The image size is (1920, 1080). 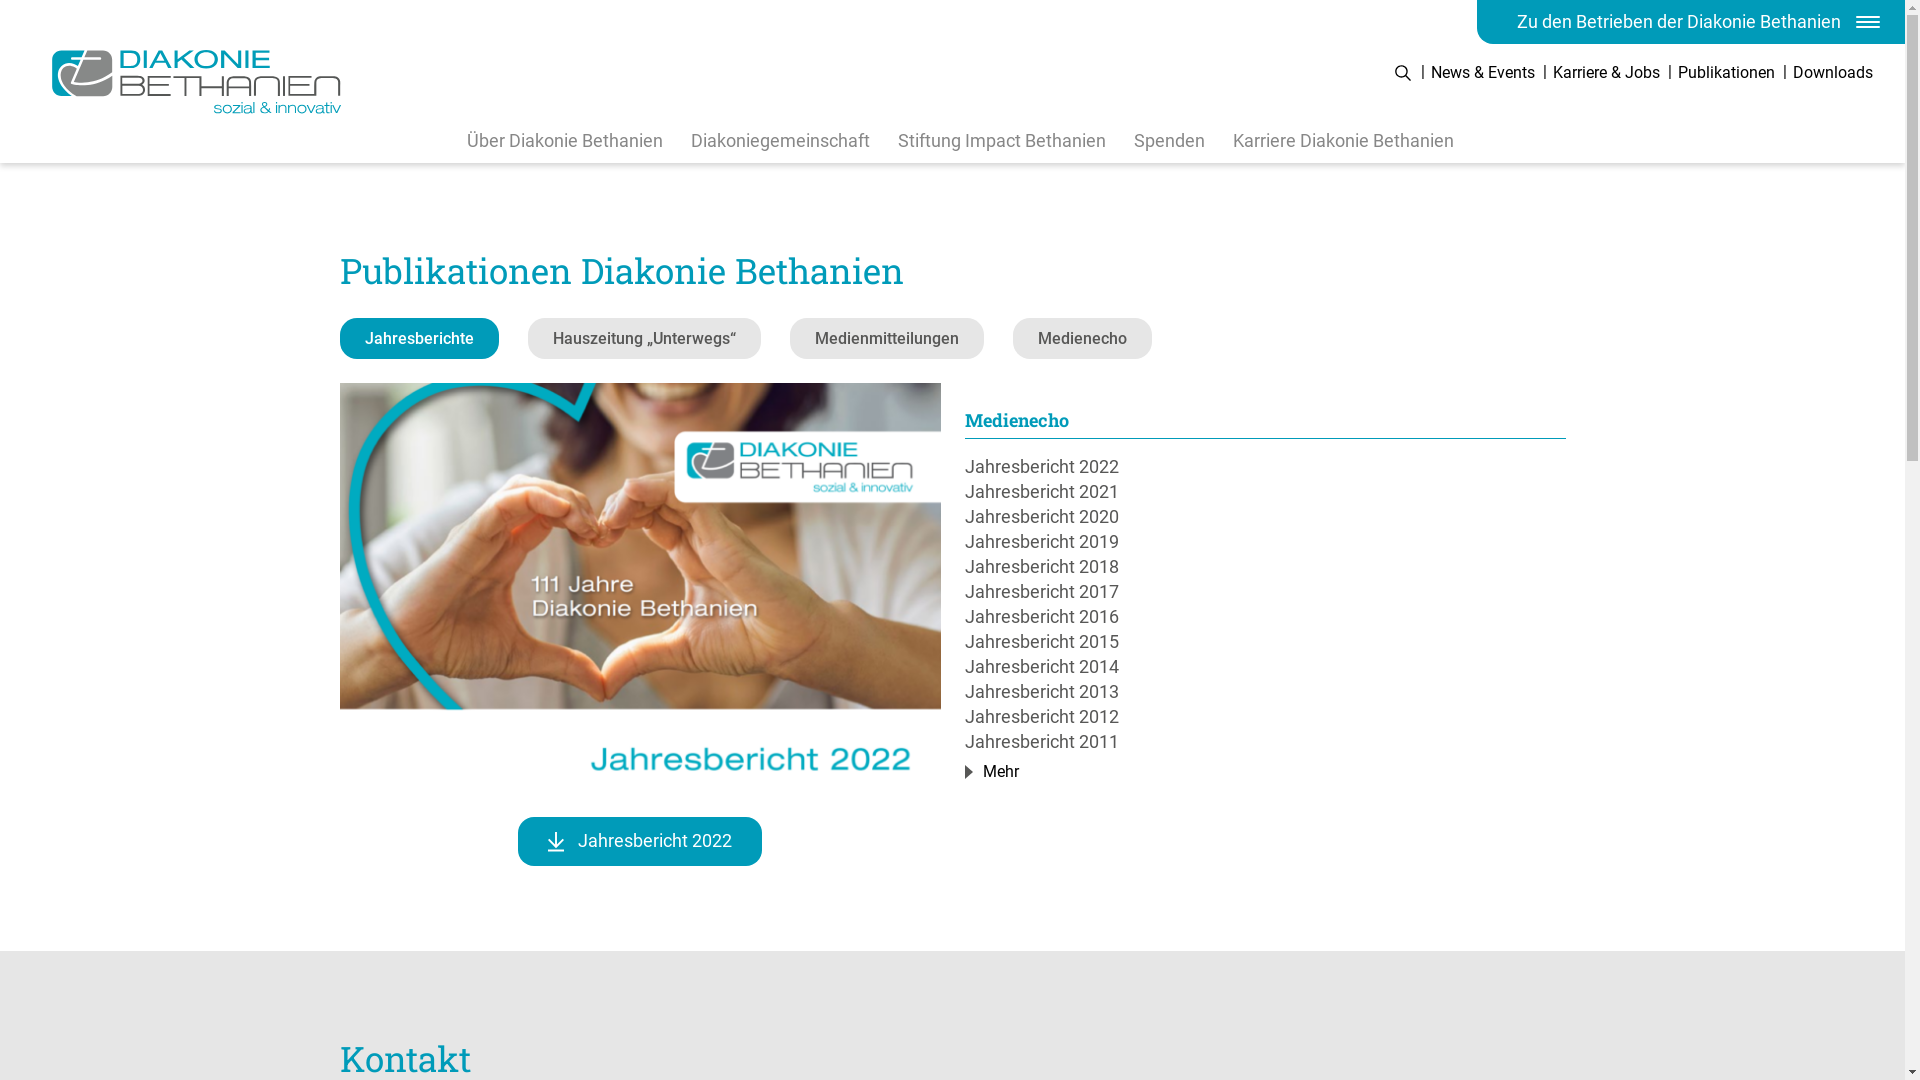 I want to click on 'Jahresbericht 2013', so click(x=1263, y=690).